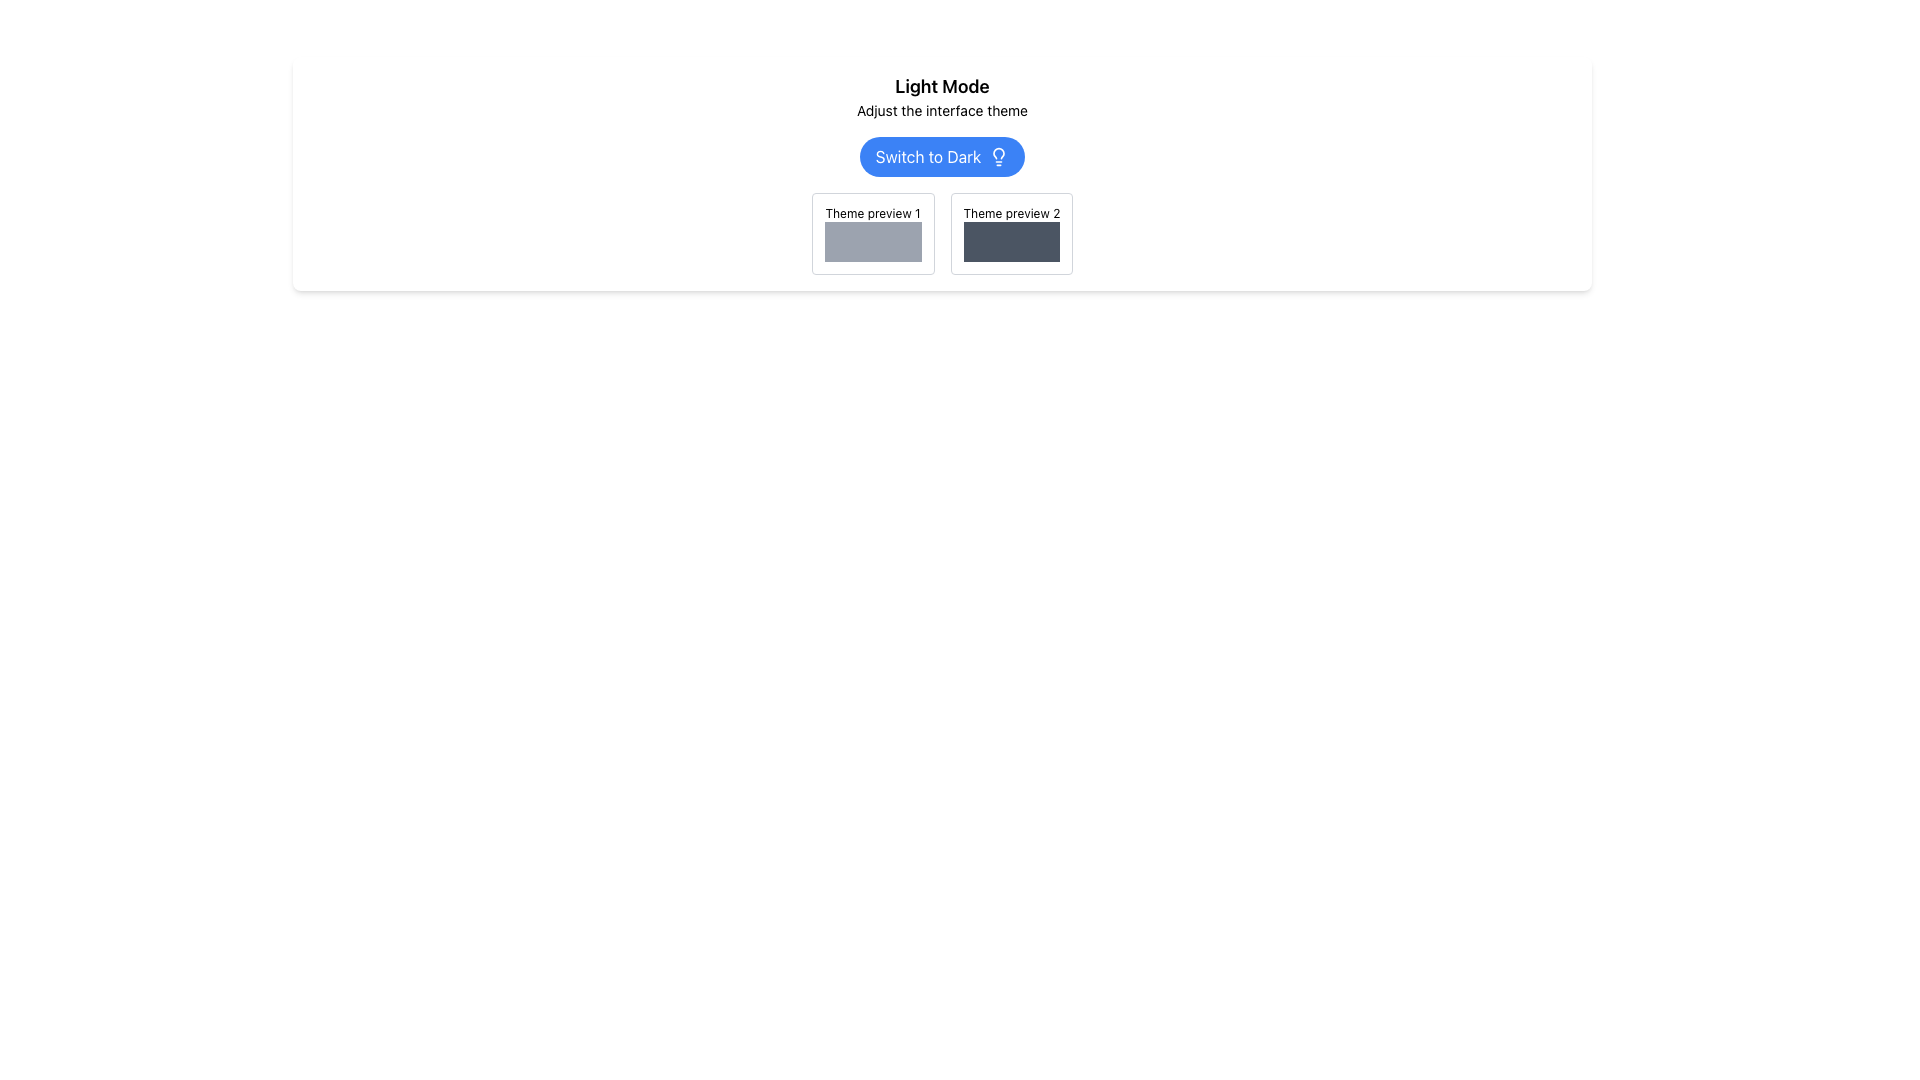 This screenshot has height=1080, width=1920. What do you see at coordinates (941, 111) in the screenshot?
I see `information from the text label that reads 'Adjust the interface theme', which is located below the 'Light Mode' text` at bounding box center [941, 111].